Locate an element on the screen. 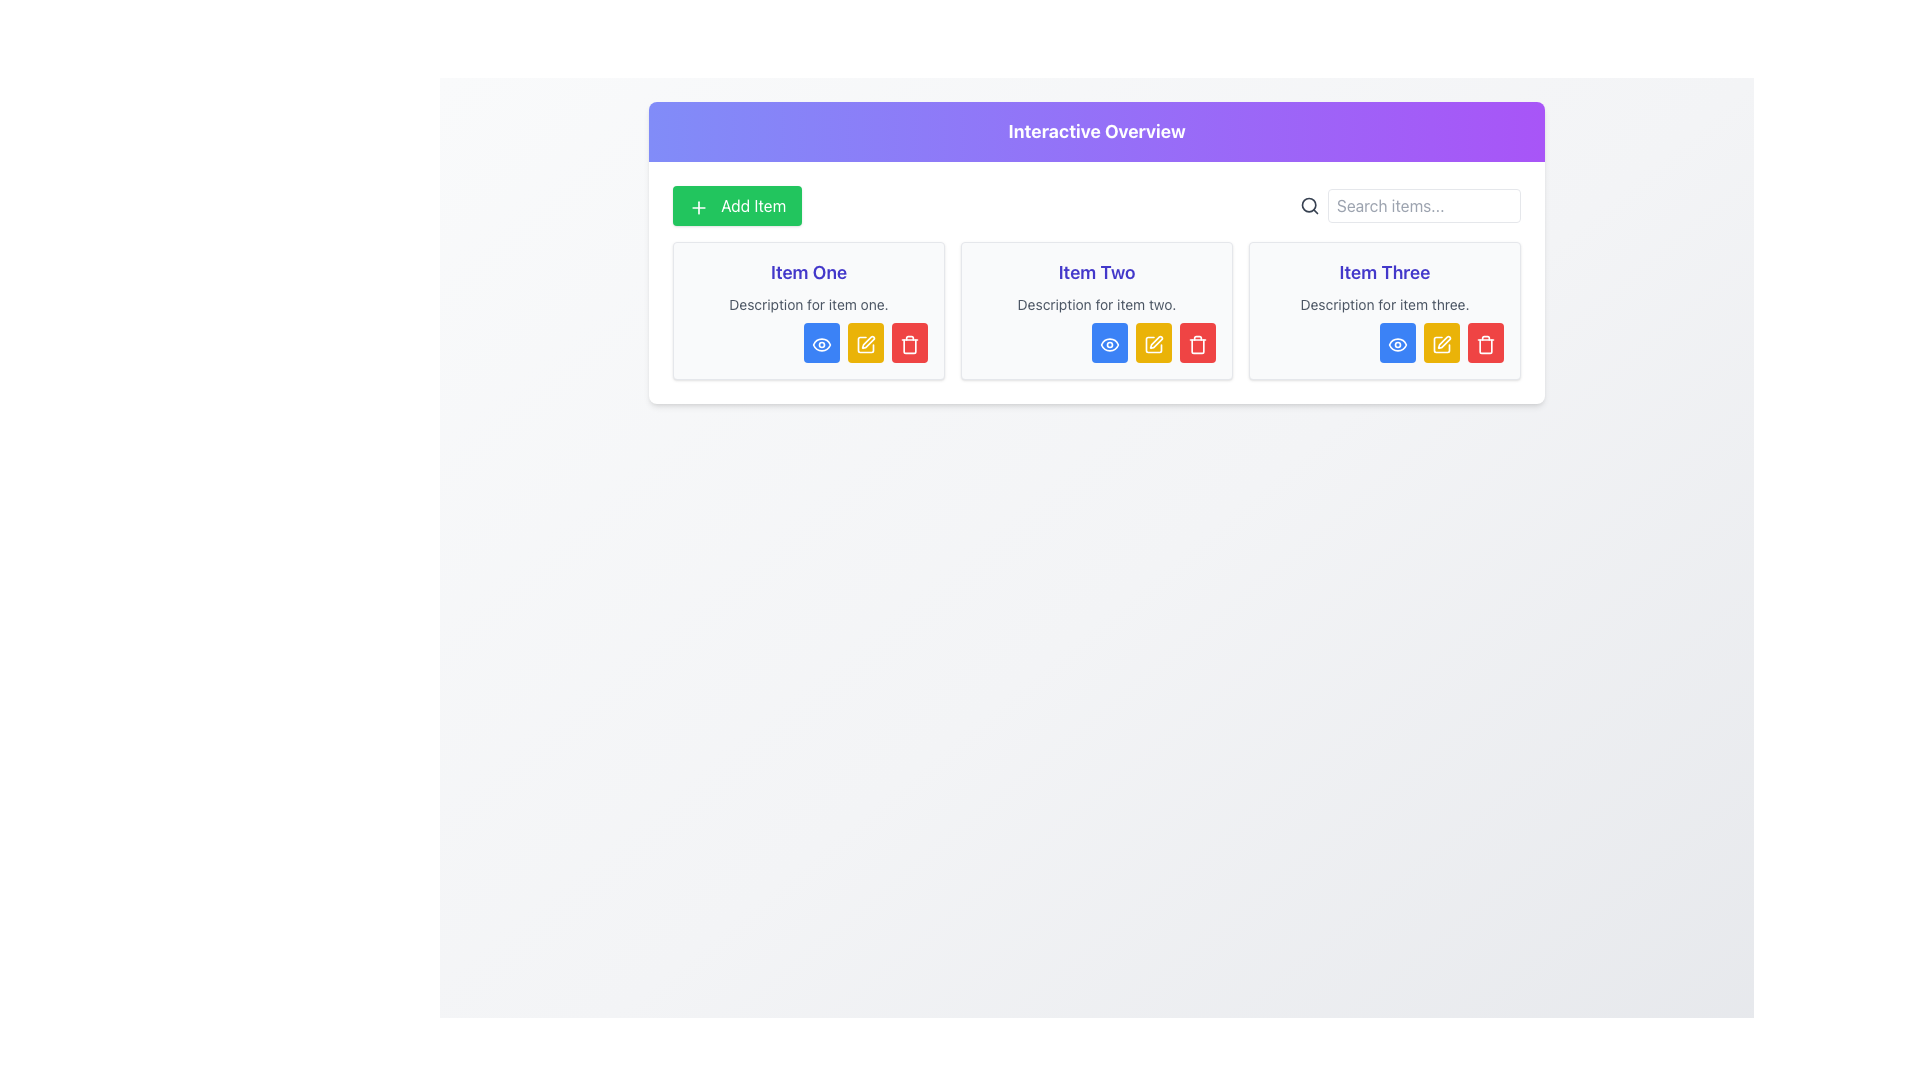  the gray magnifying glass icon representing search functionality, located to the left of the 'Search items...' text input box is located at coordinates (1310, 205).